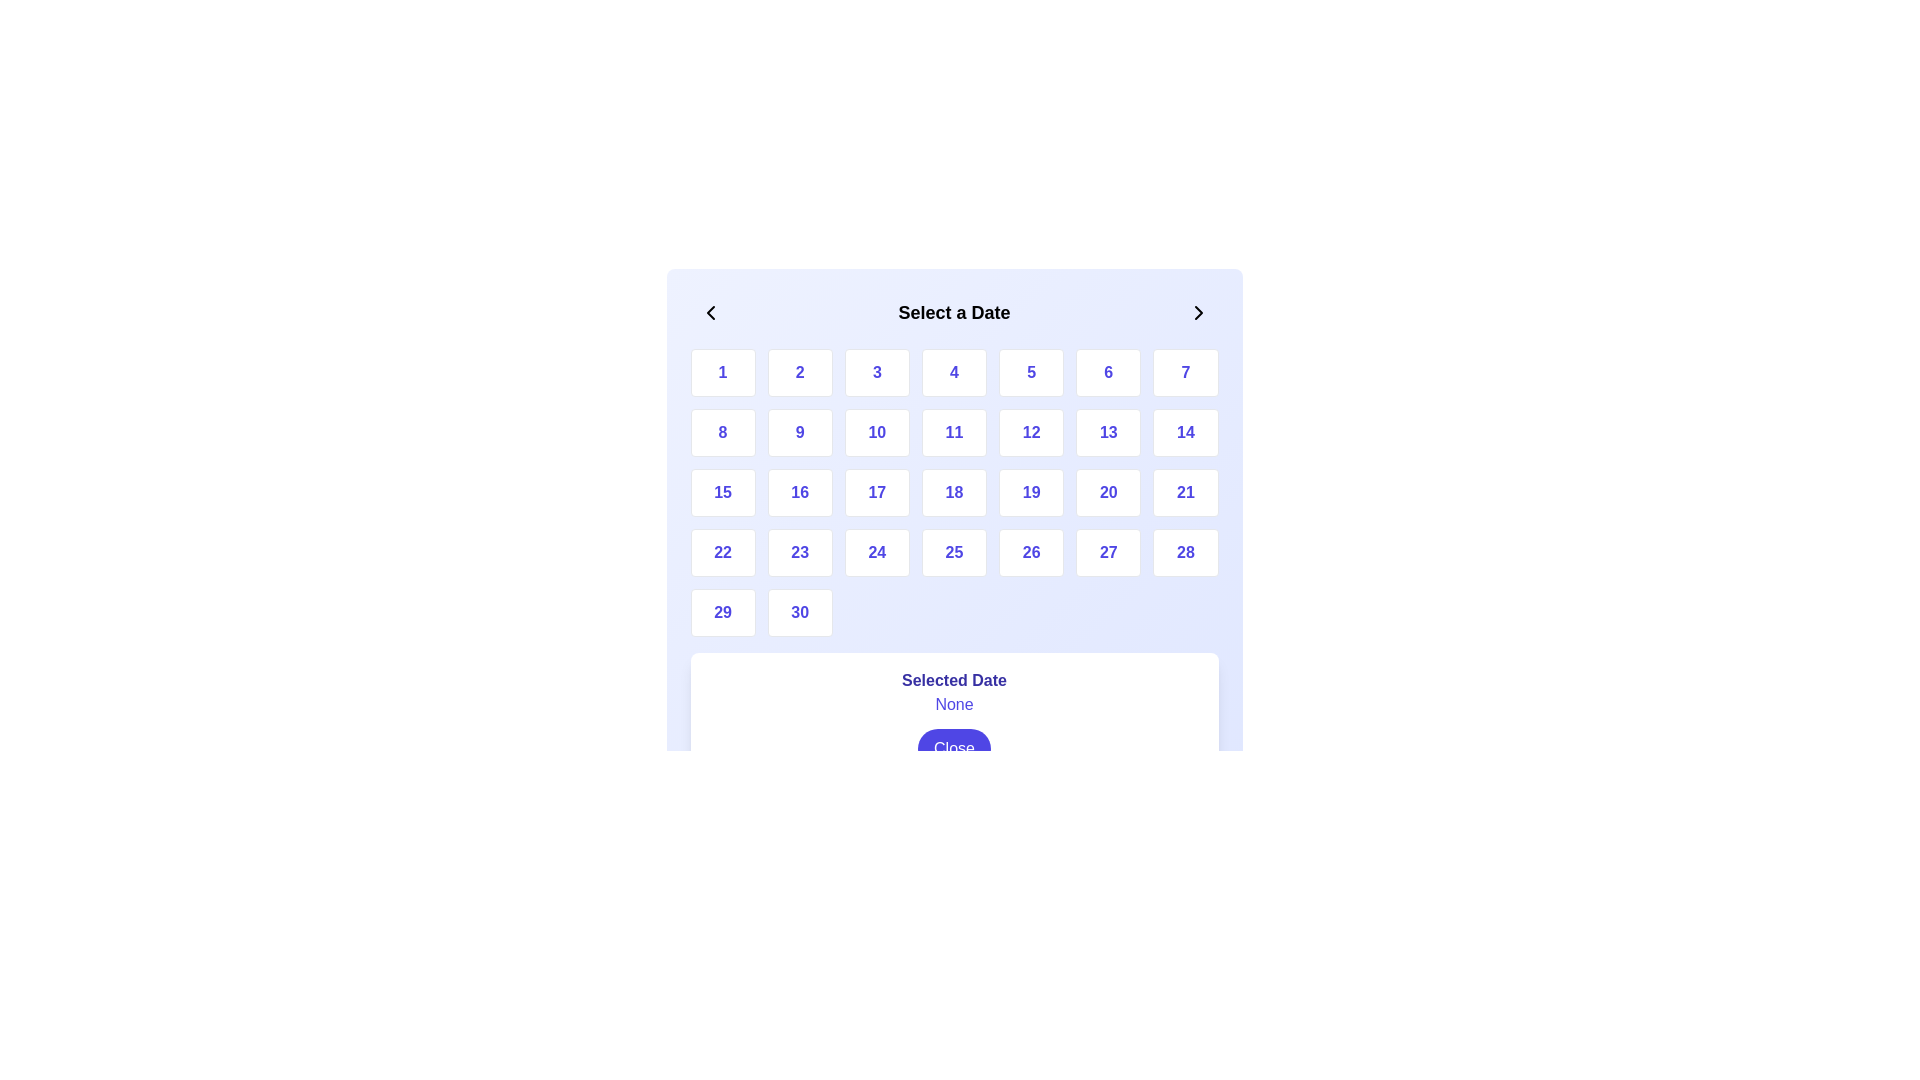 The height and width of the screenshot is (1080, 1920). Describe the element at coordinates (1198, 312) in the screenshot. I see `the navigation button in the top-right corner of the date selection interface to move forward to the next set of dates or month` at that location.